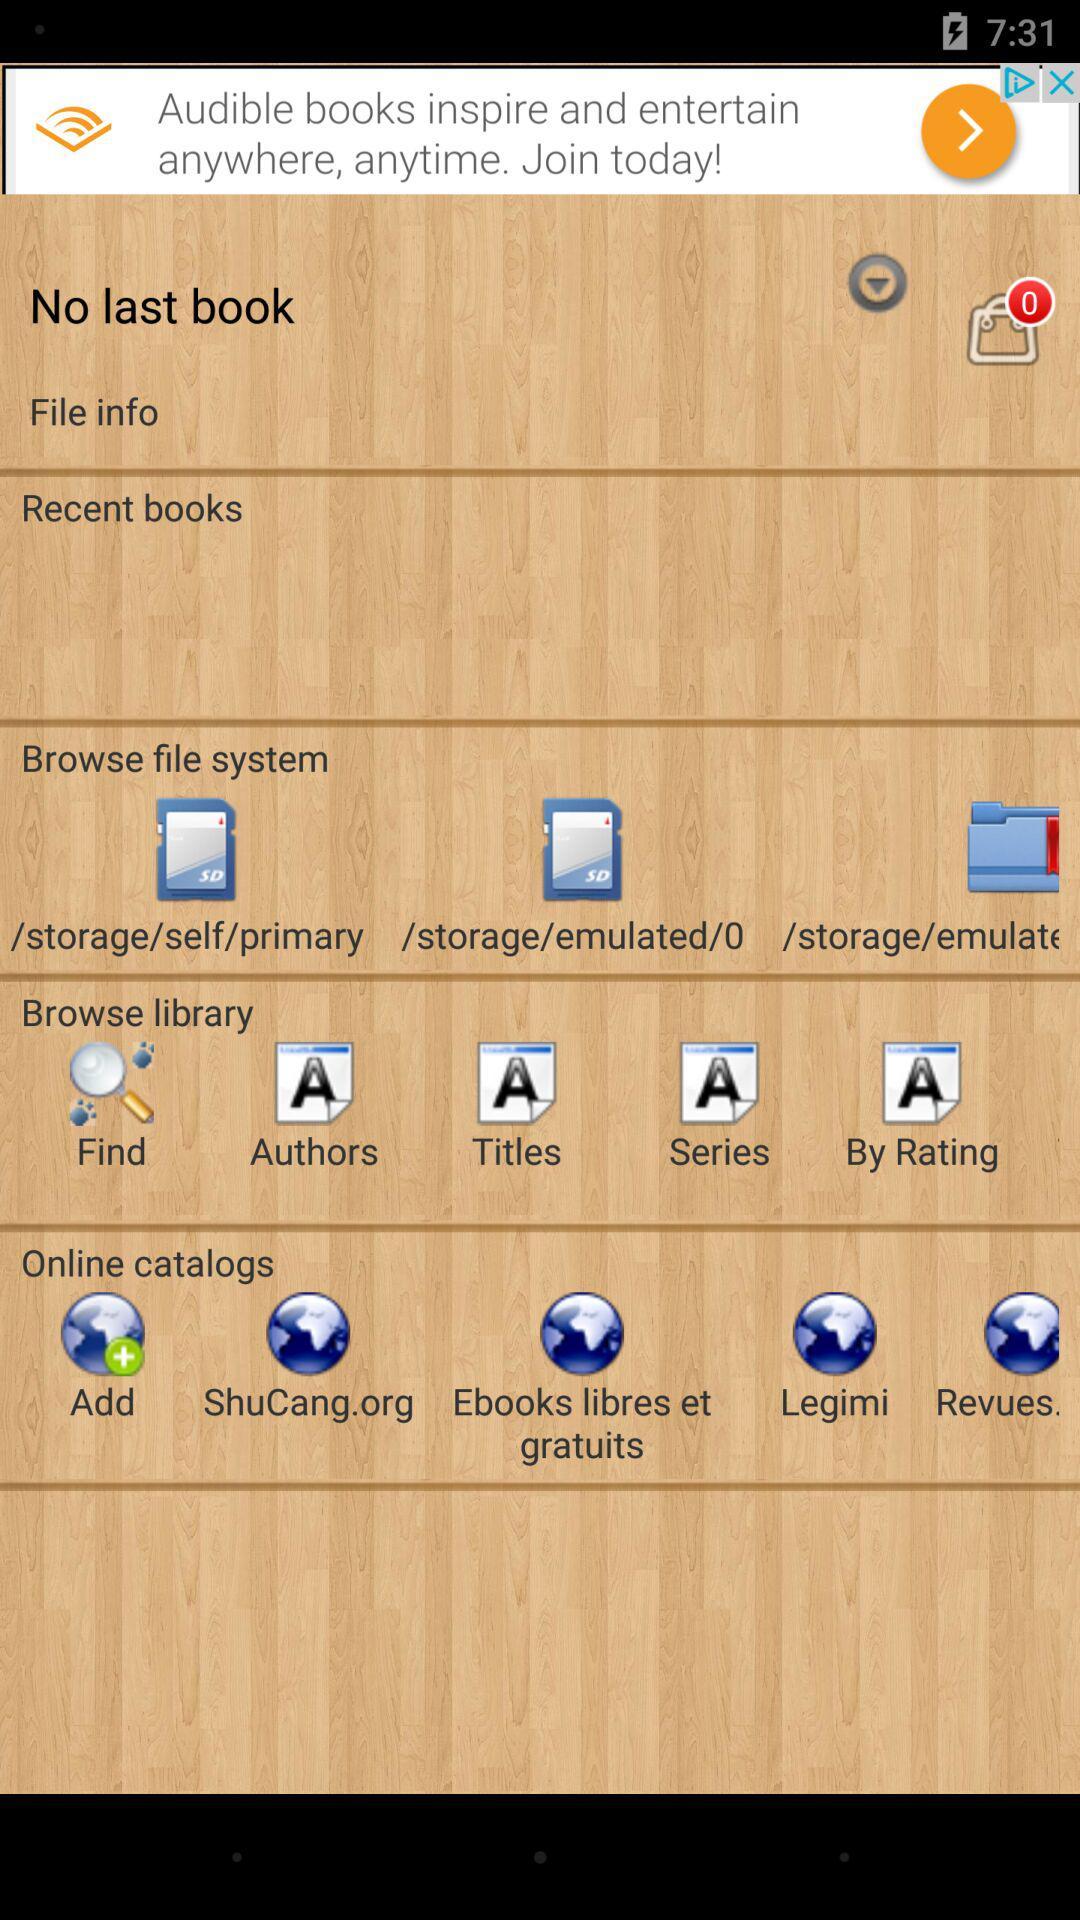 This screenshot has width=1080, height=1920. I want to click on the shop icon, so click(1002, 352).